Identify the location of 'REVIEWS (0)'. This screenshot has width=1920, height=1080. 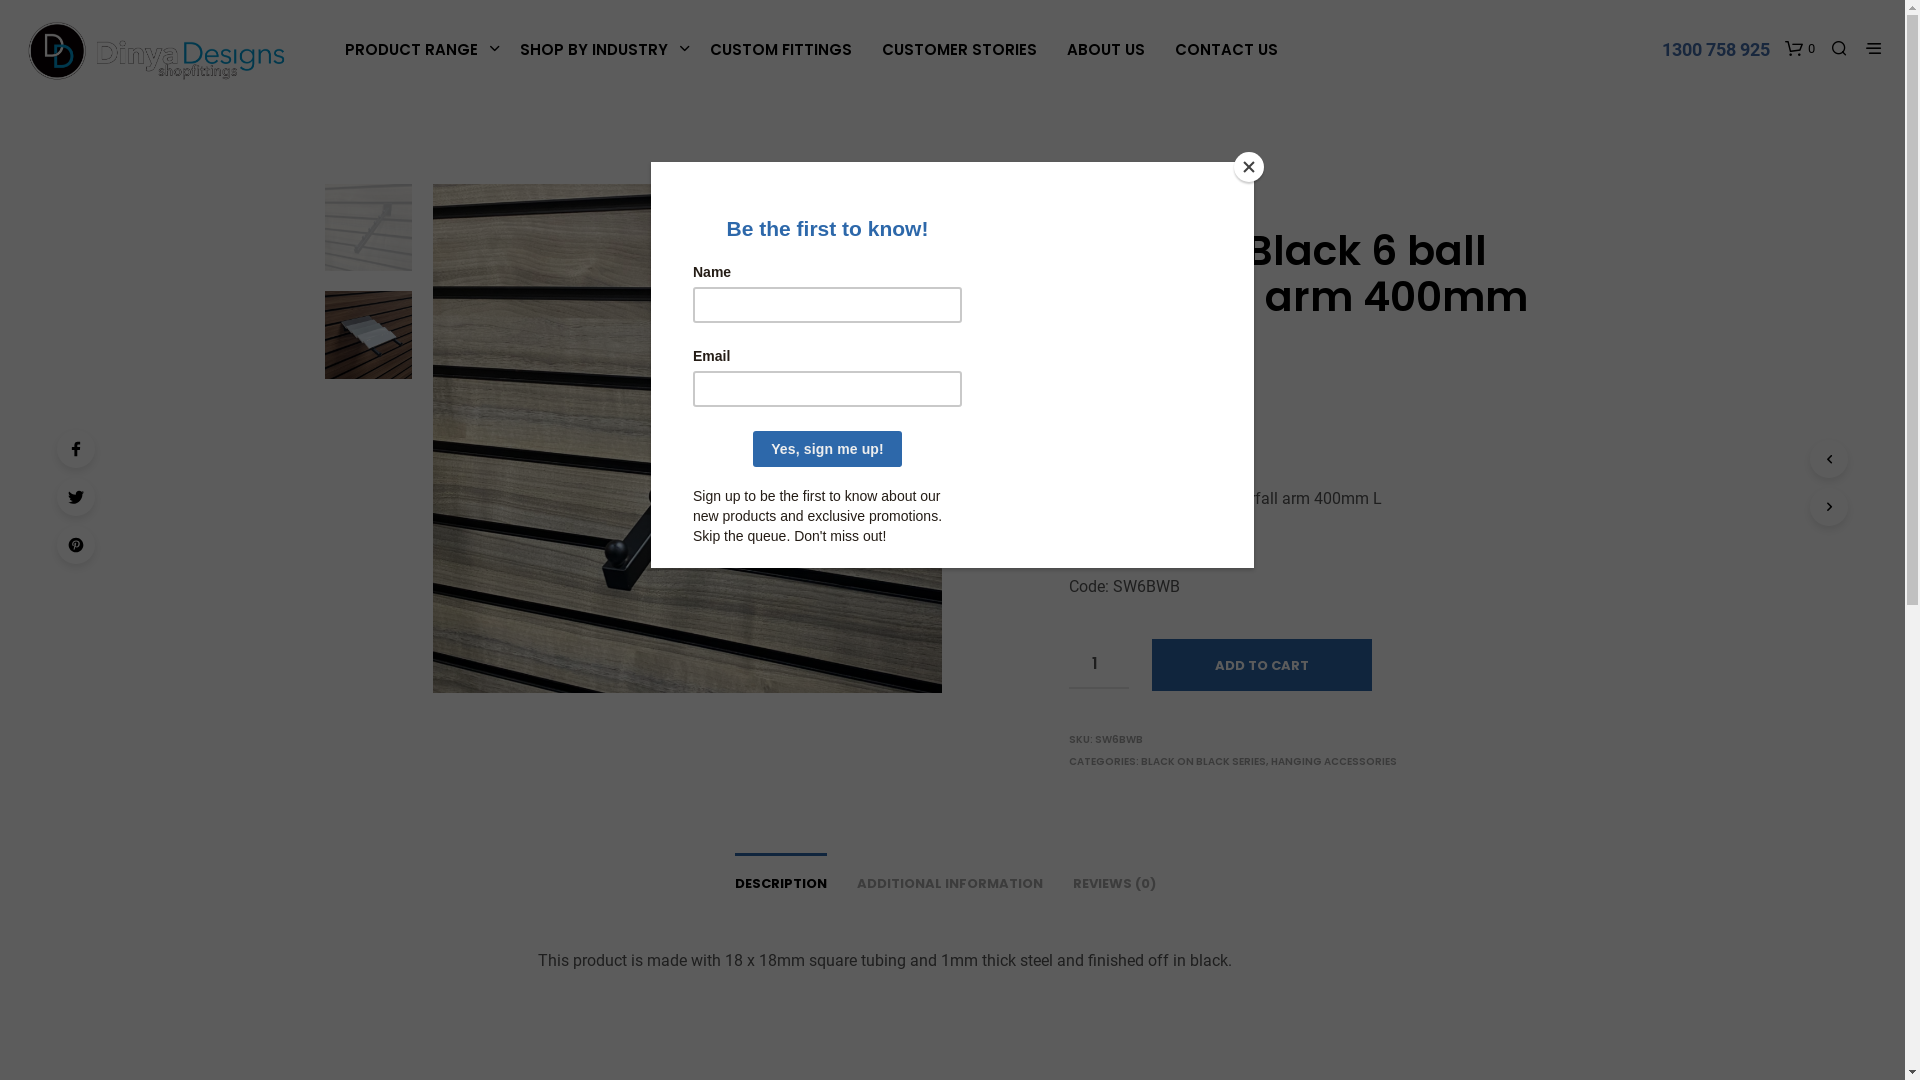
(1112, 876).